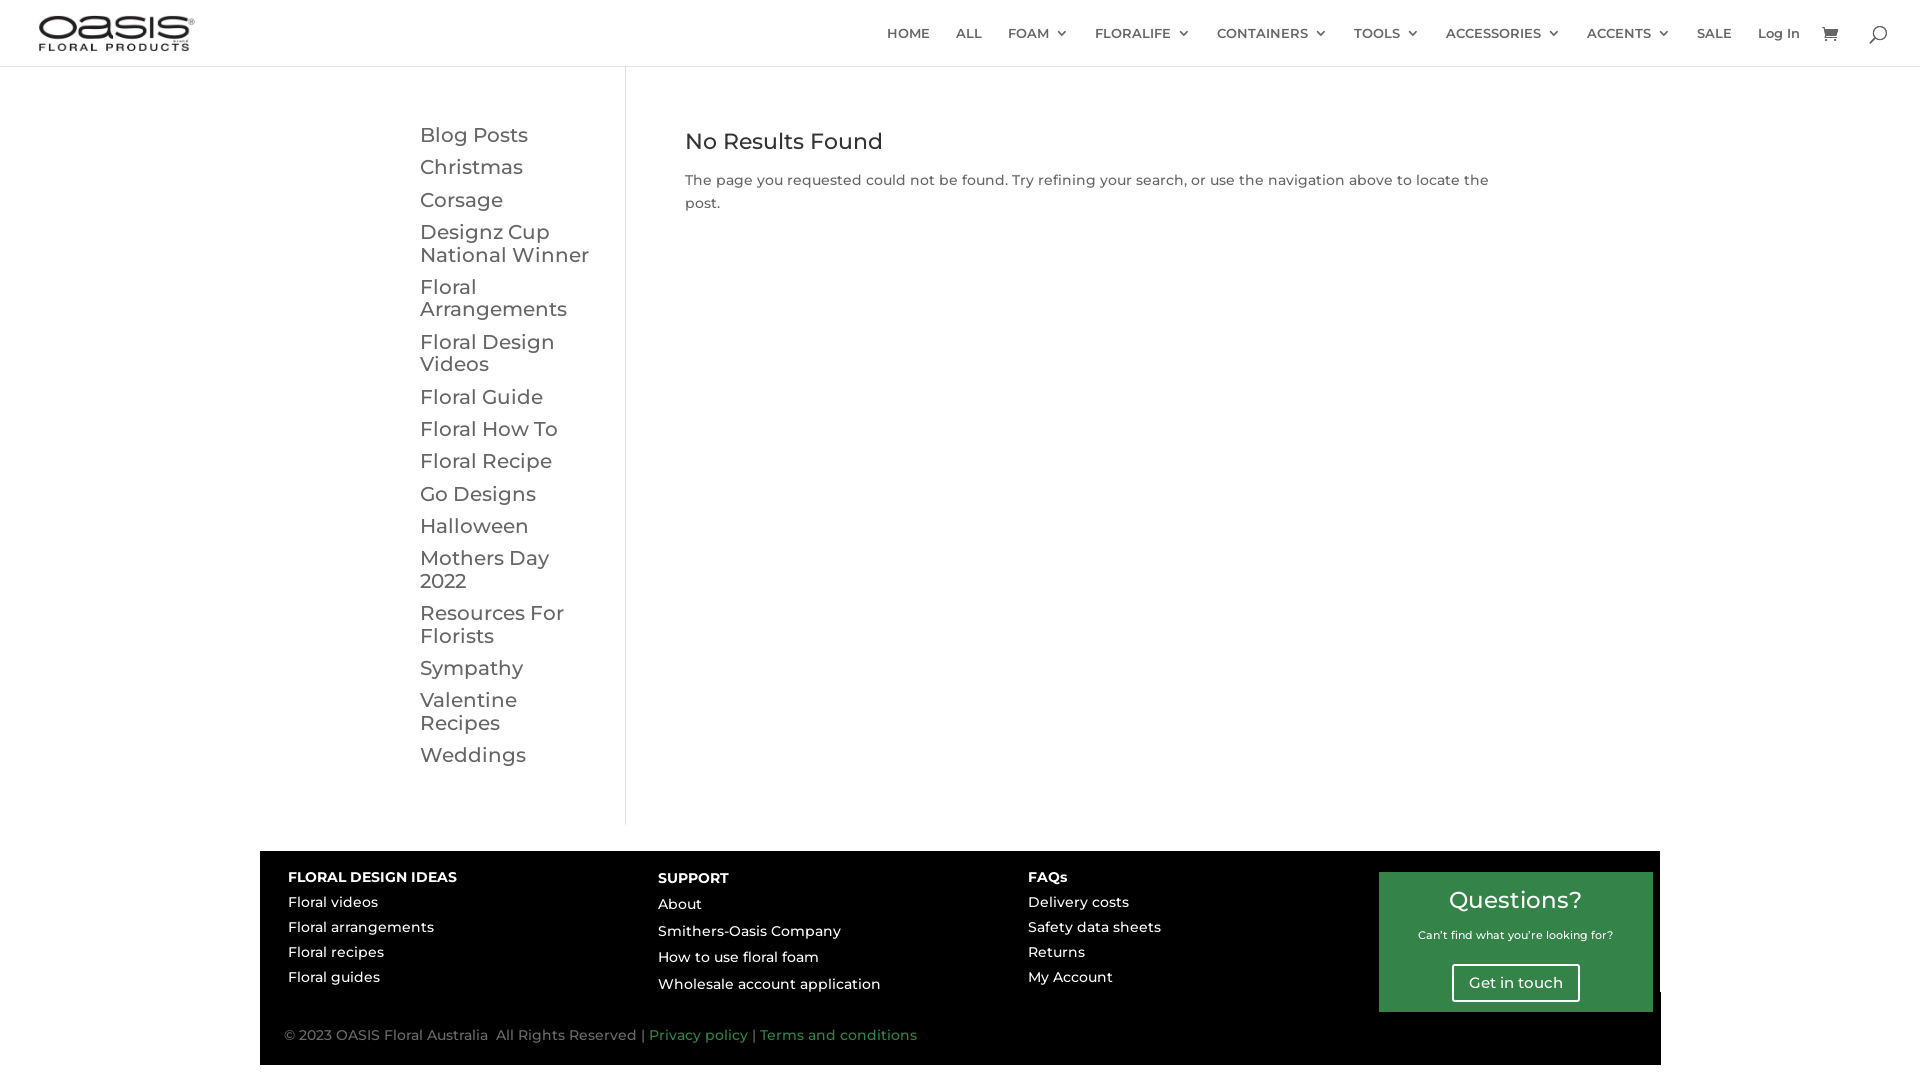  Describe the element at coordinates (1628, 45) in the screenshot. I see `'ACCENTS'` at that location.